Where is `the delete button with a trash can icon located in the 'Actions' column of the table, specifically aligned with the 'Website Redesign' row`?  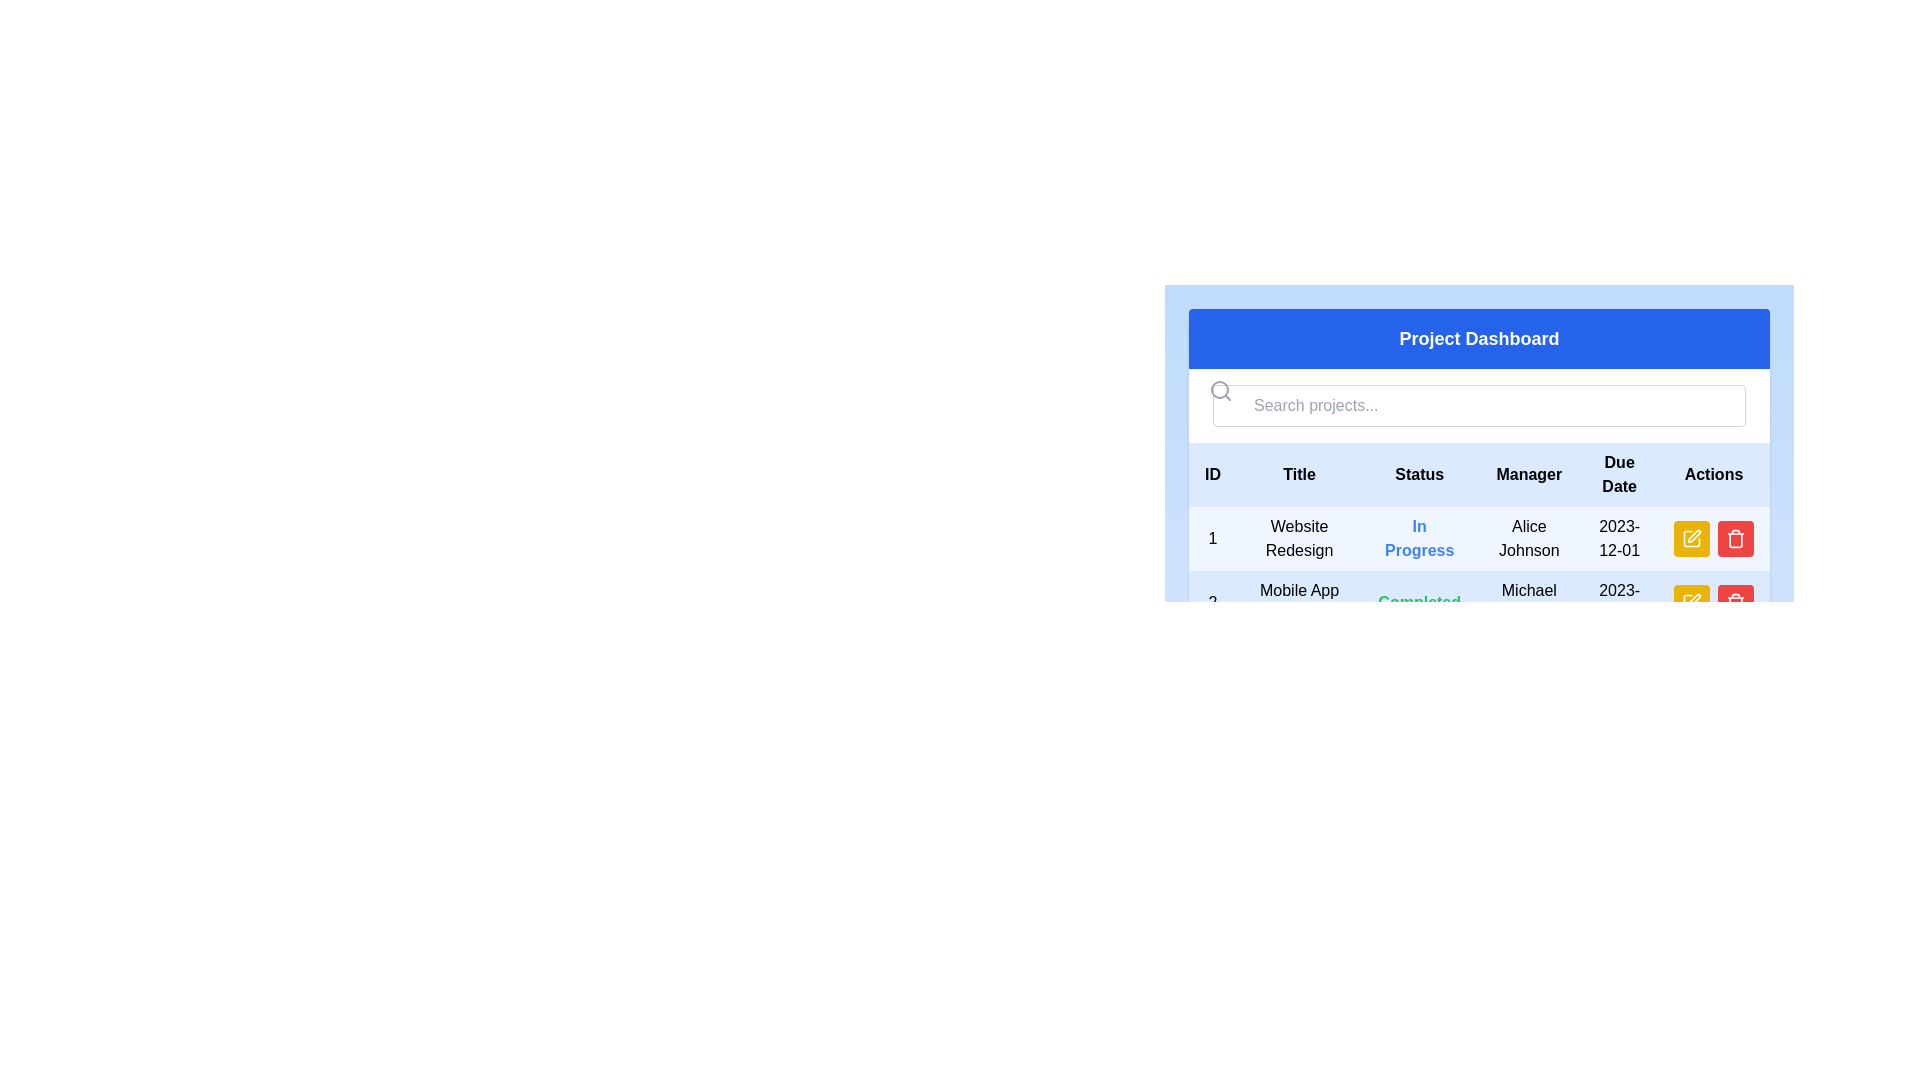 the delete button with a trash can icon located in the 'Actions' column of the table, specifically aligned with the 'Website Redesign' row is located at coordinates (1735, 538).